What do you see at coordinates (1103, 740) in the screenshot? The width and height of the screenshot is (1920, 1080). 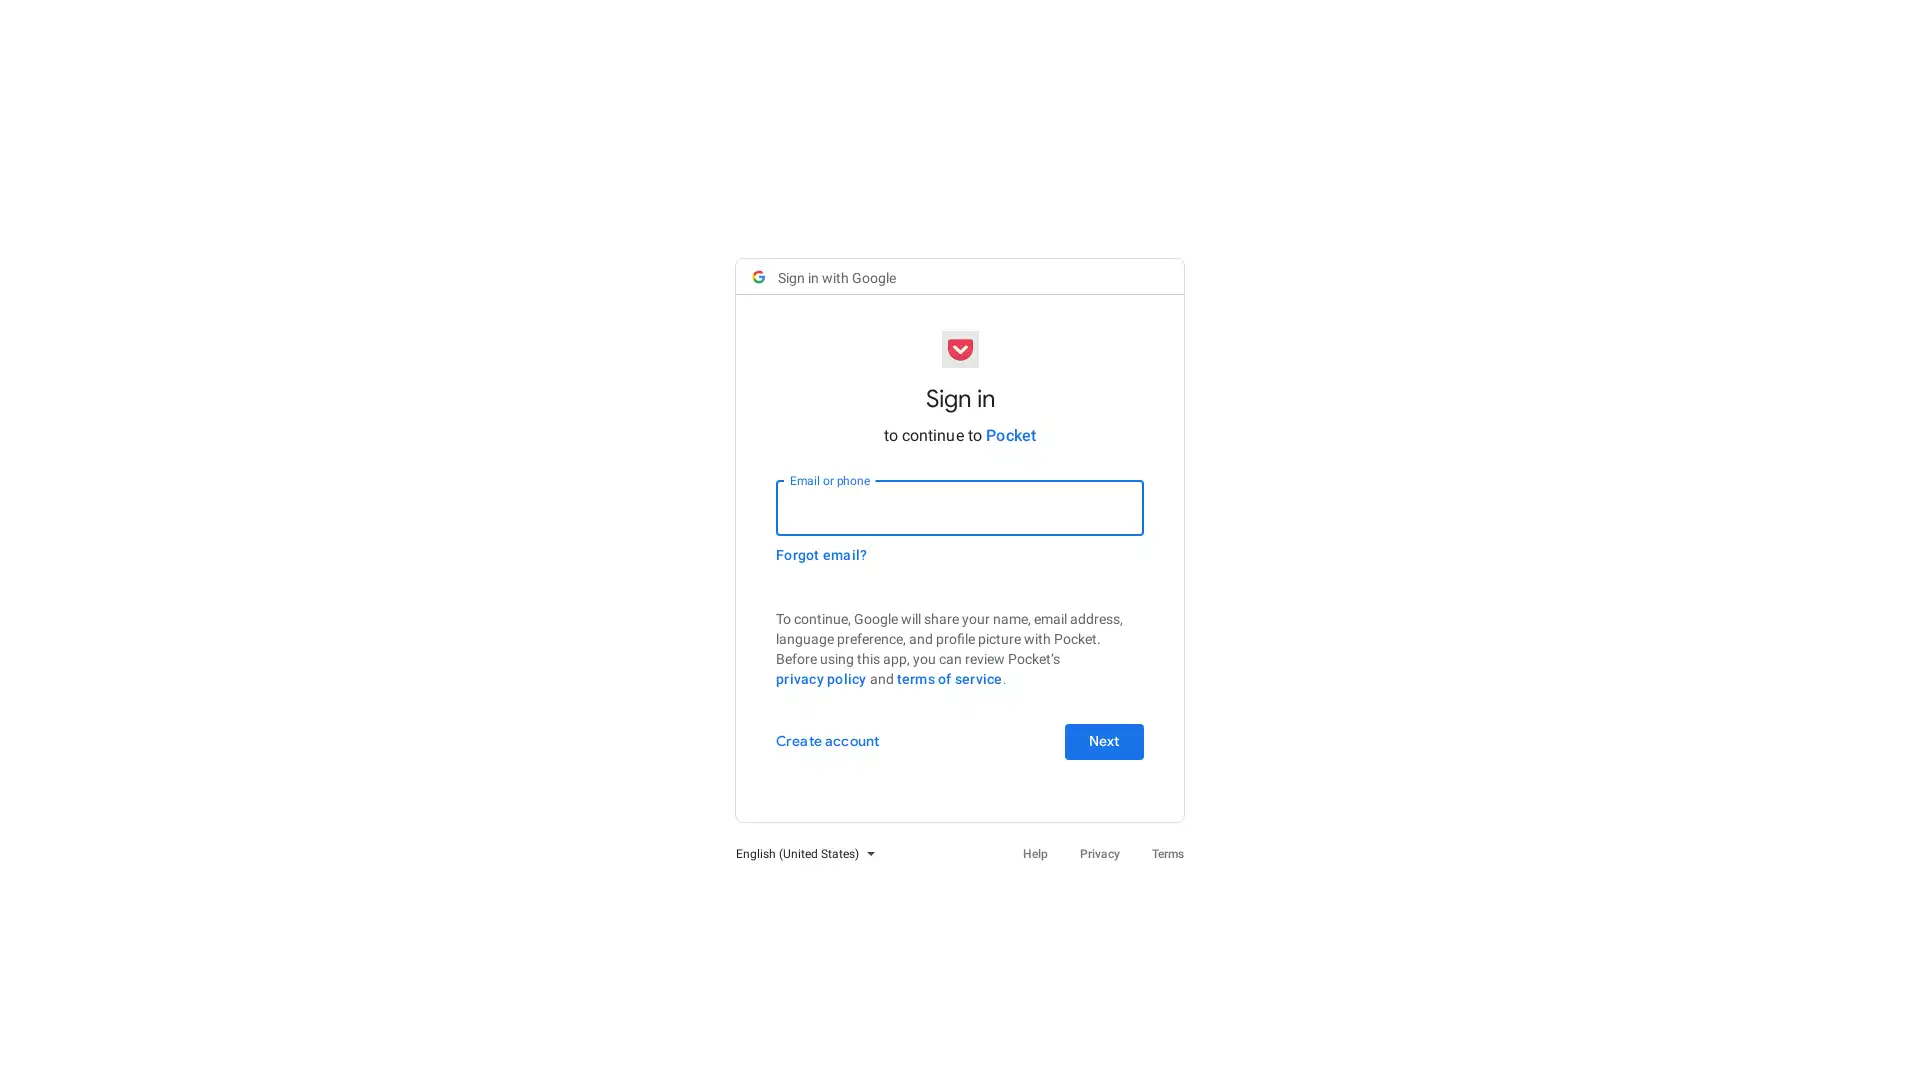 I see `Next` at bounding box center [1103, 740].